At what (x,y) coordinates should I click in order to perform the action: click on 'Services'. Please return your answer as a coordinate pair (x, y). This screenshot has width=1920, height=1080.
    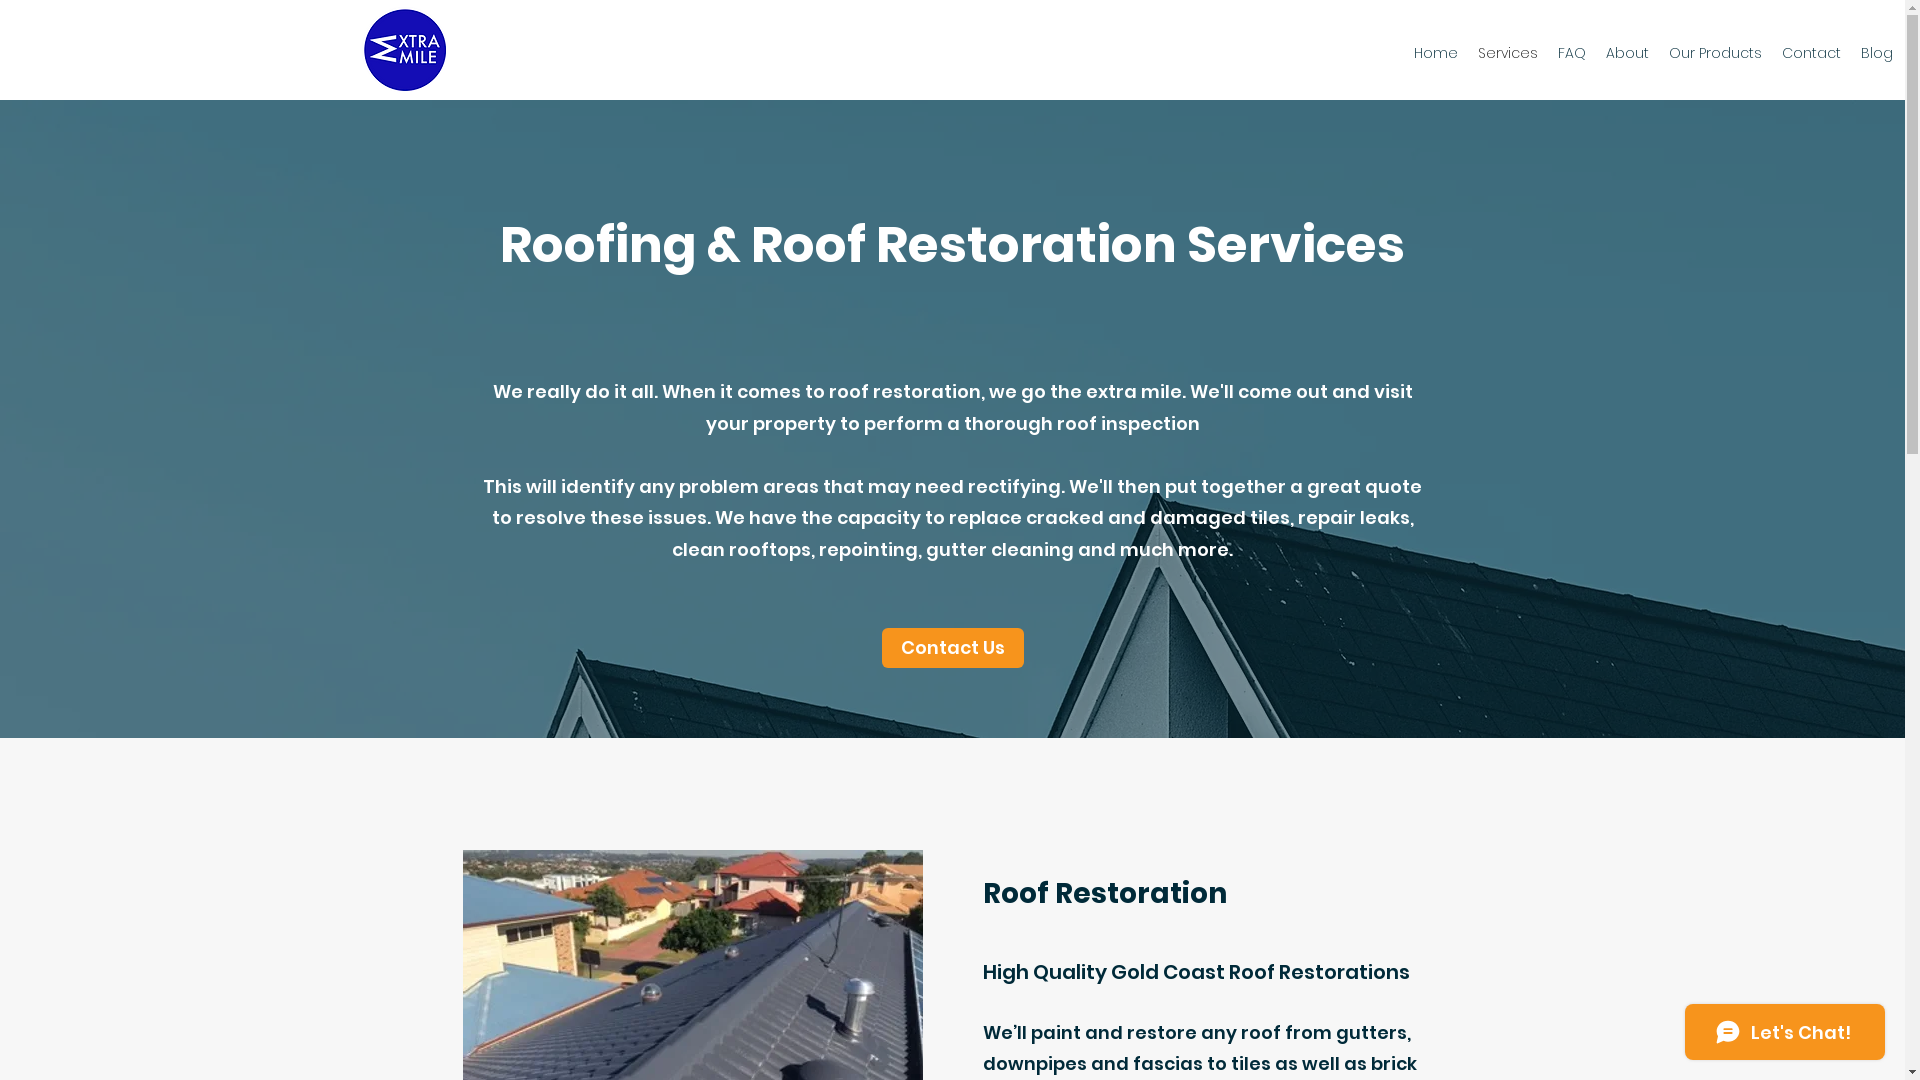
    Looking at the image, I should click on (1507, 52).